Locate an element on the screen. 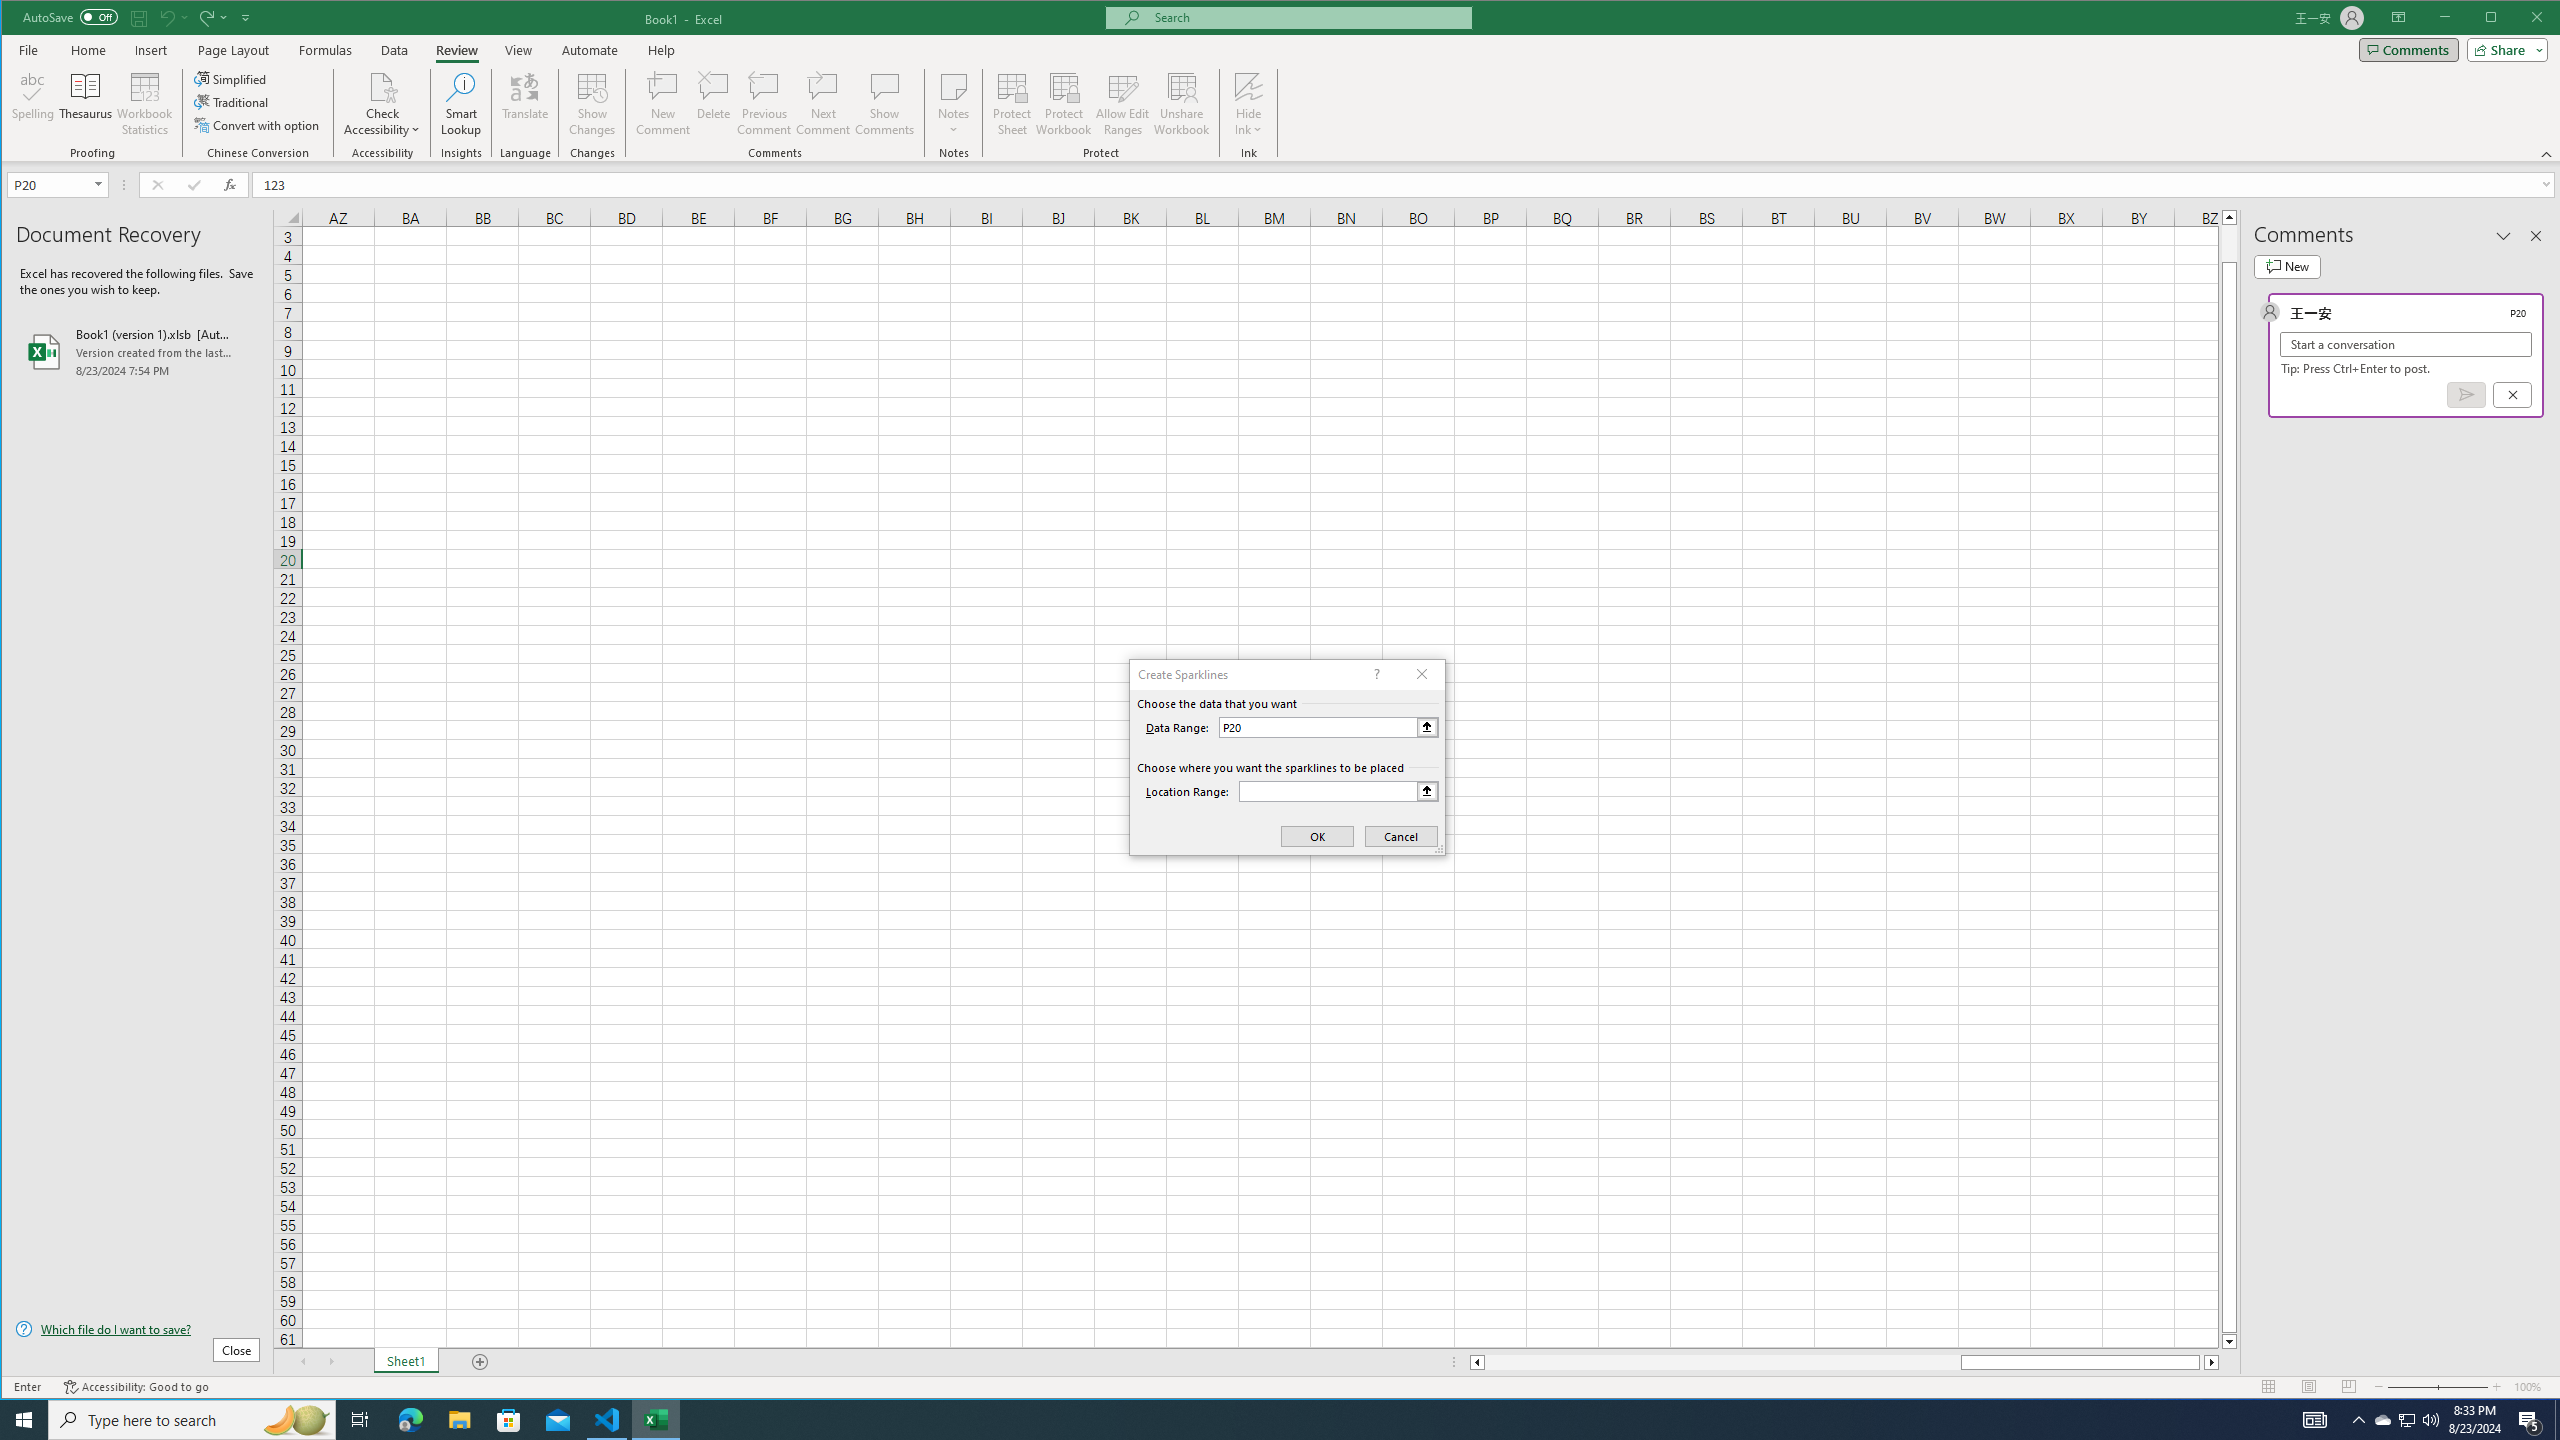 The width and height of the screenshot is (2560, 1440). 'Smart Lookup' is located at coordinates (460, 103).